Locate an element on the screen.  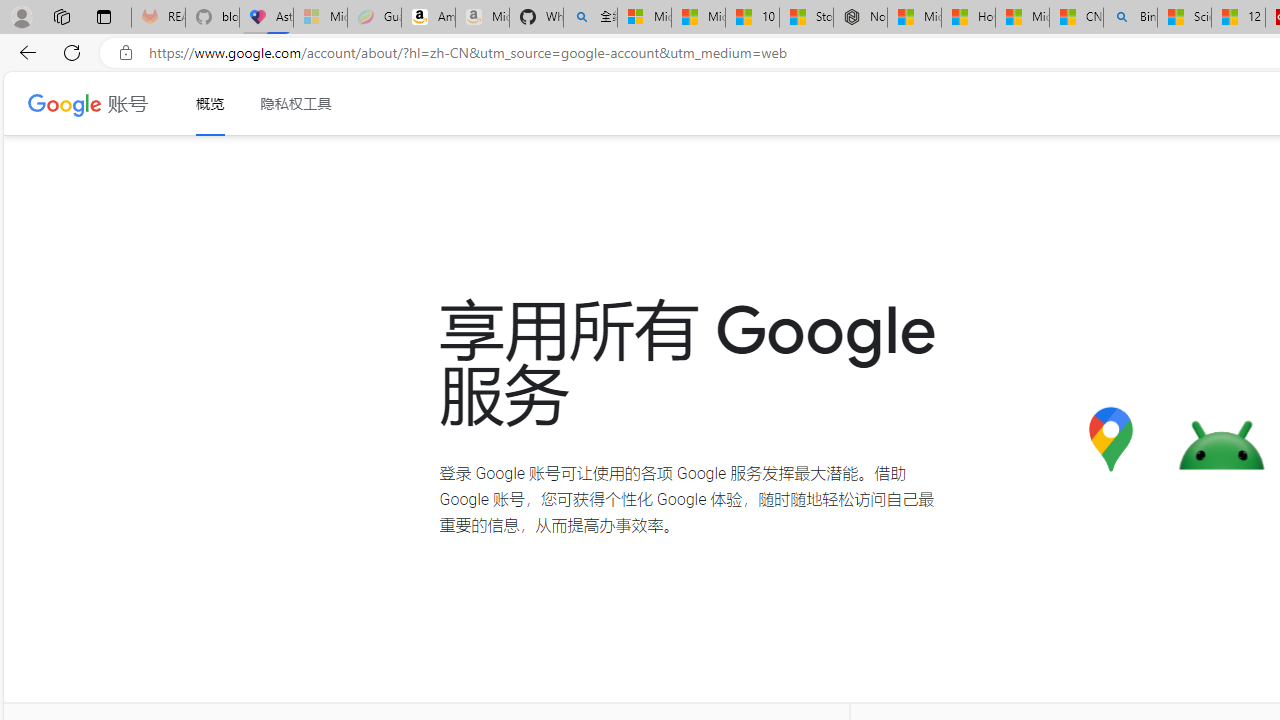
'Bing' is located at coordinates (1130, 17).